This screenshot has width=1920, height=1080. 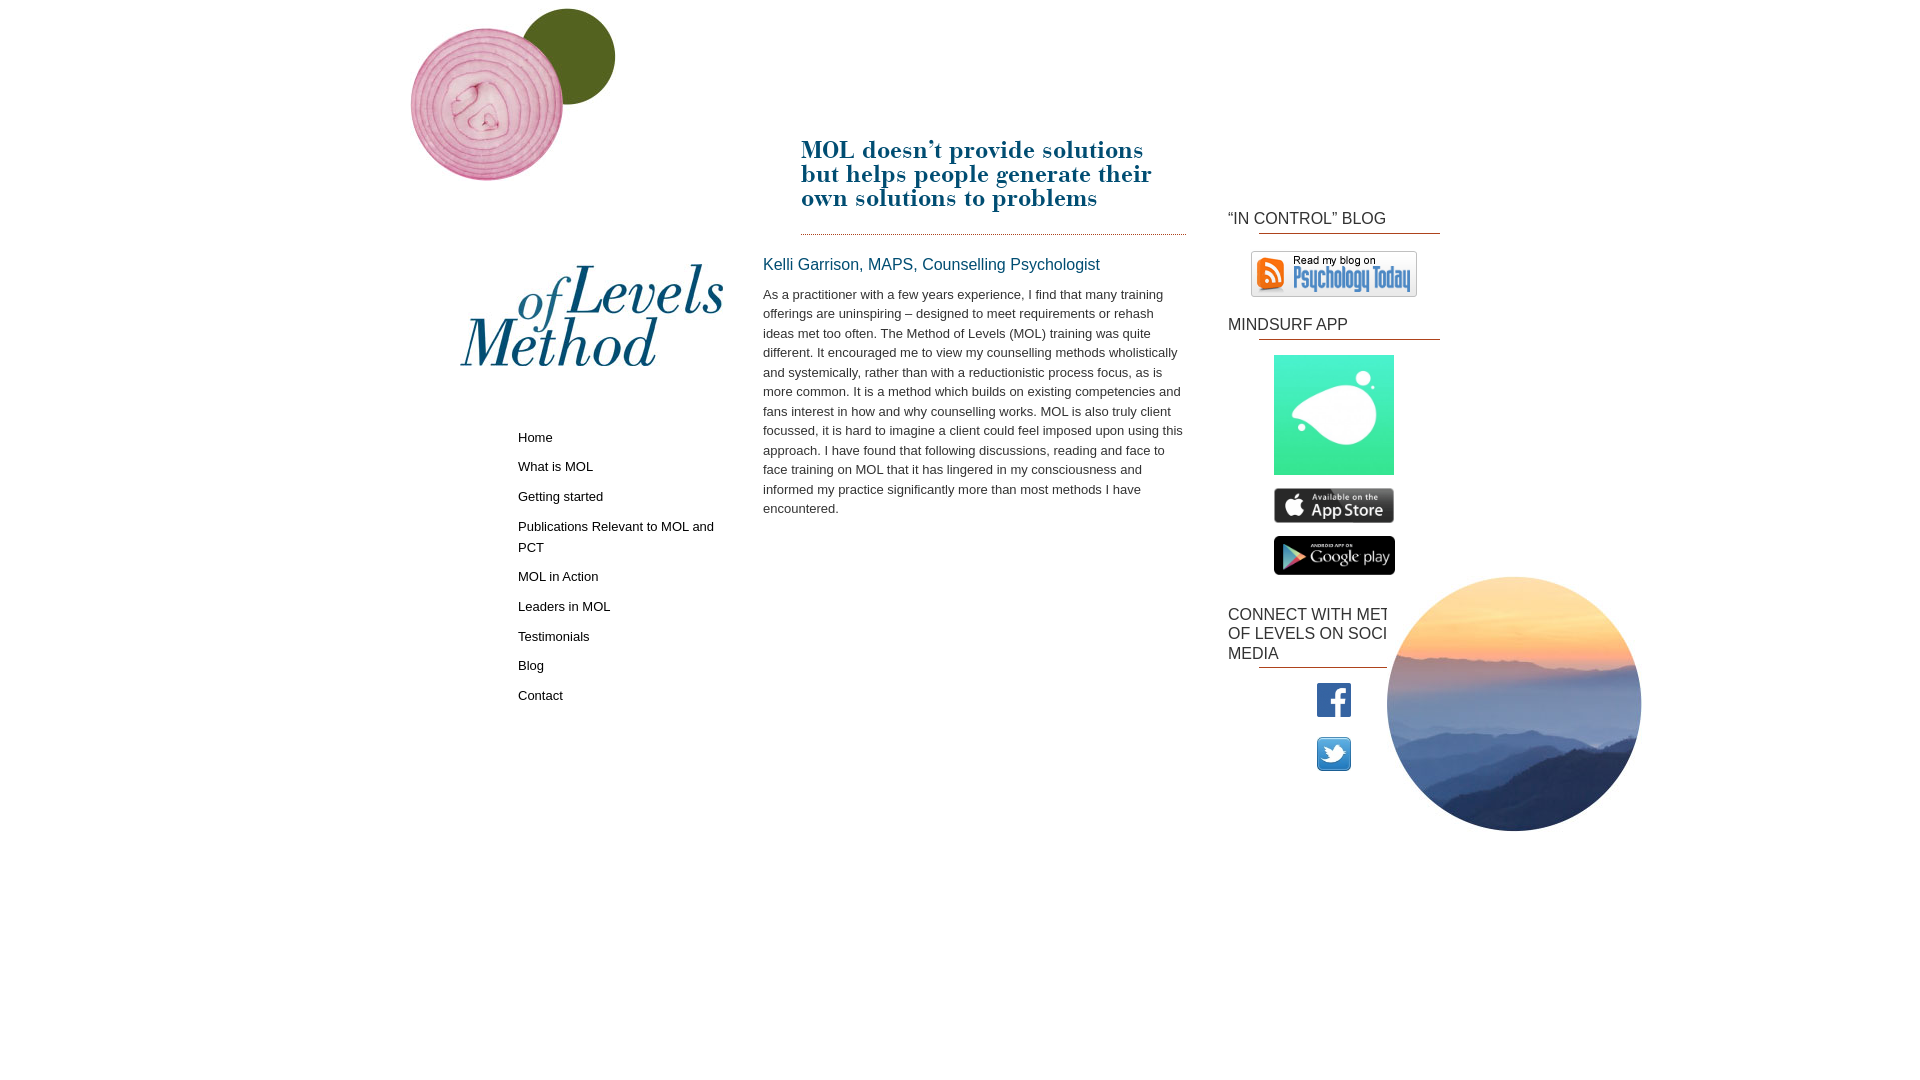 I want to click on 'Contact', so click(x=619, y=693).